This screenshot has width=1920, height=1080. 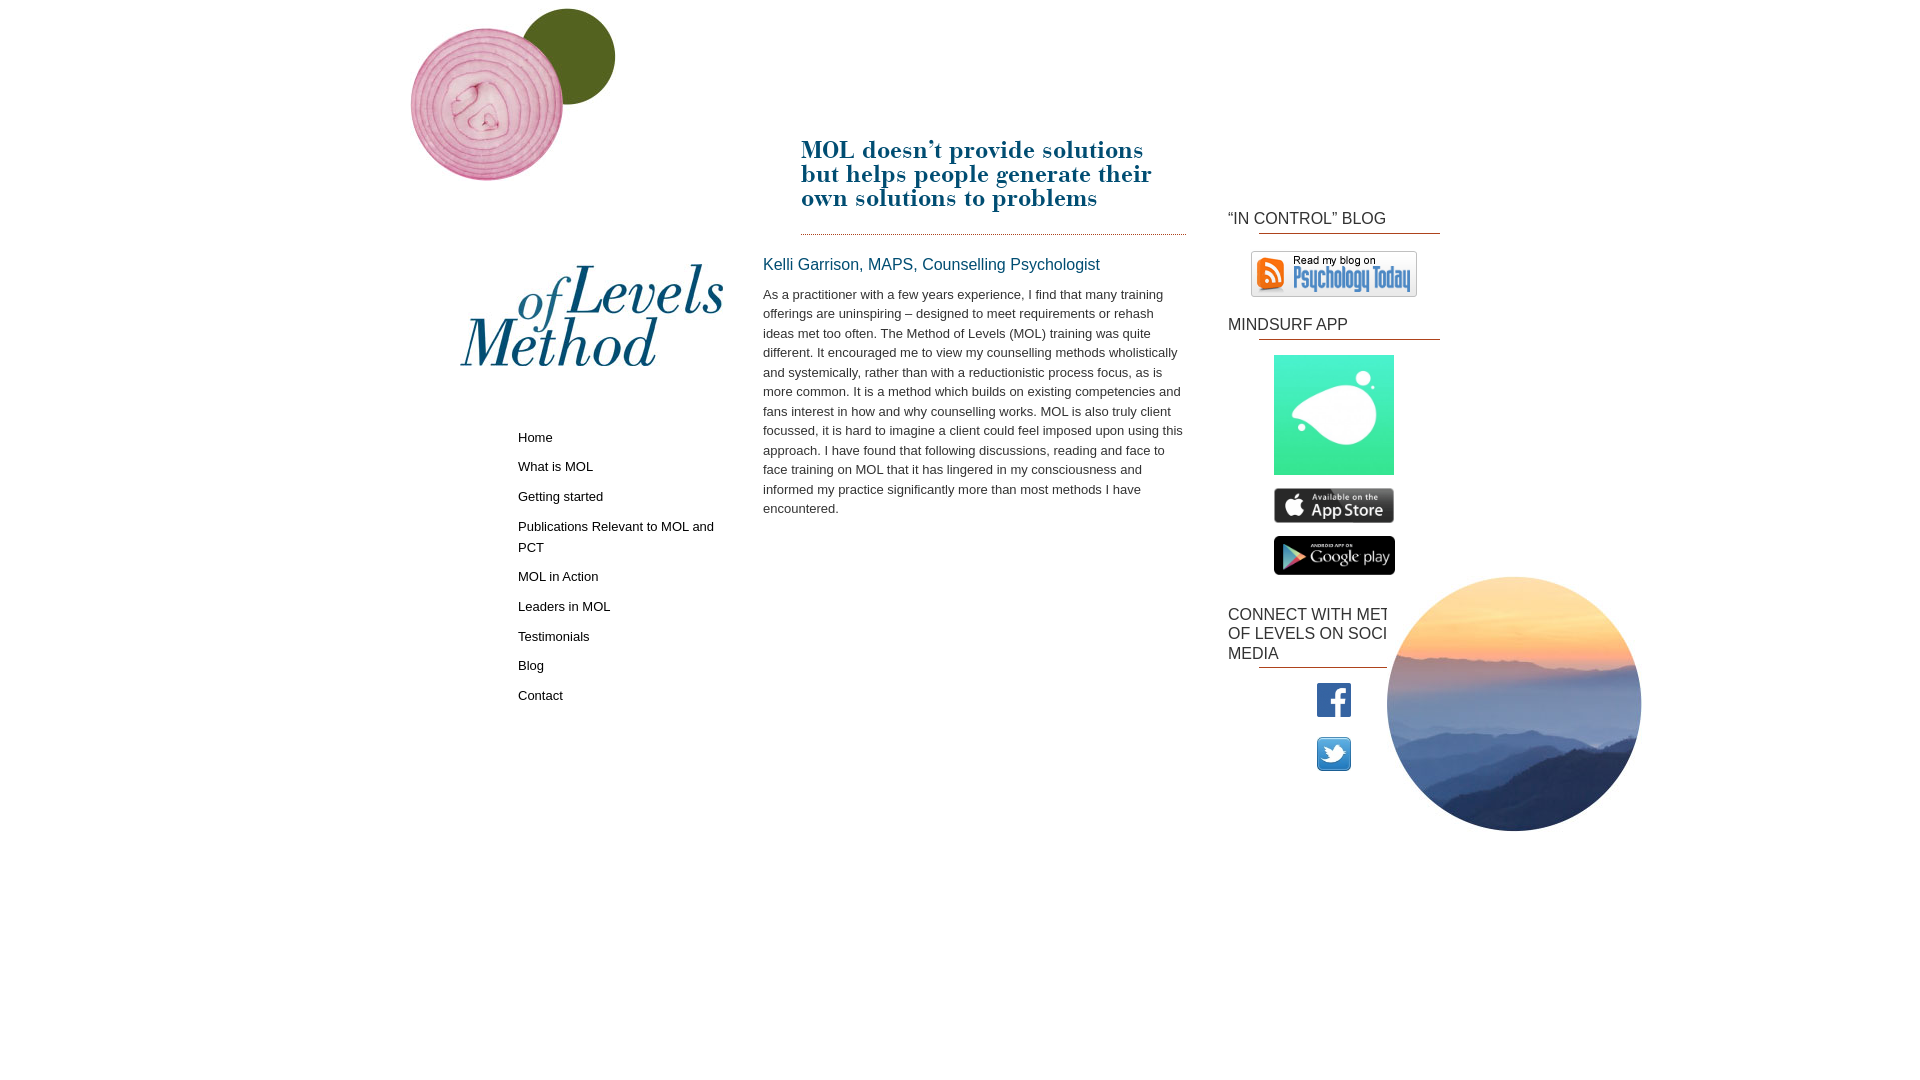 I want to click on 'Contact', so click(x=619, y=693).